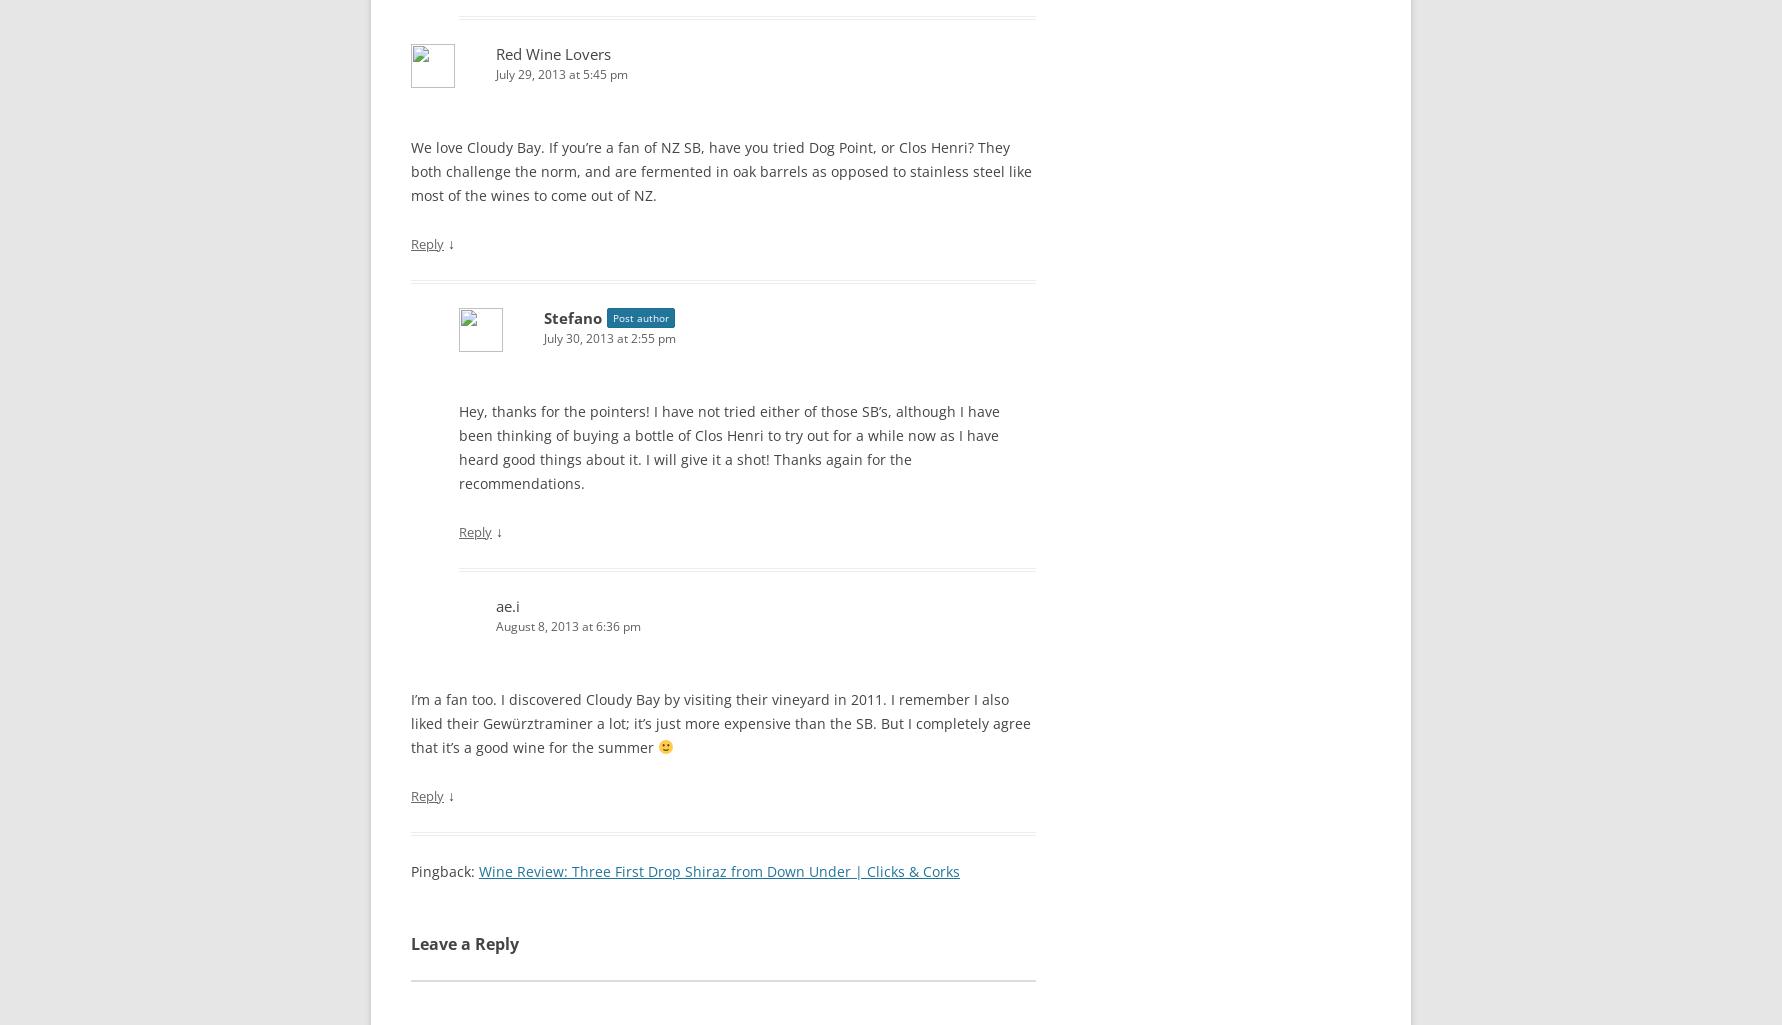 The image size is (1782, 1025). What do you see at coordinates (544, 337) in the screenshot?
I see `'July 30, 2013 at 2:55 pm'` at bounding box center [544, 337].